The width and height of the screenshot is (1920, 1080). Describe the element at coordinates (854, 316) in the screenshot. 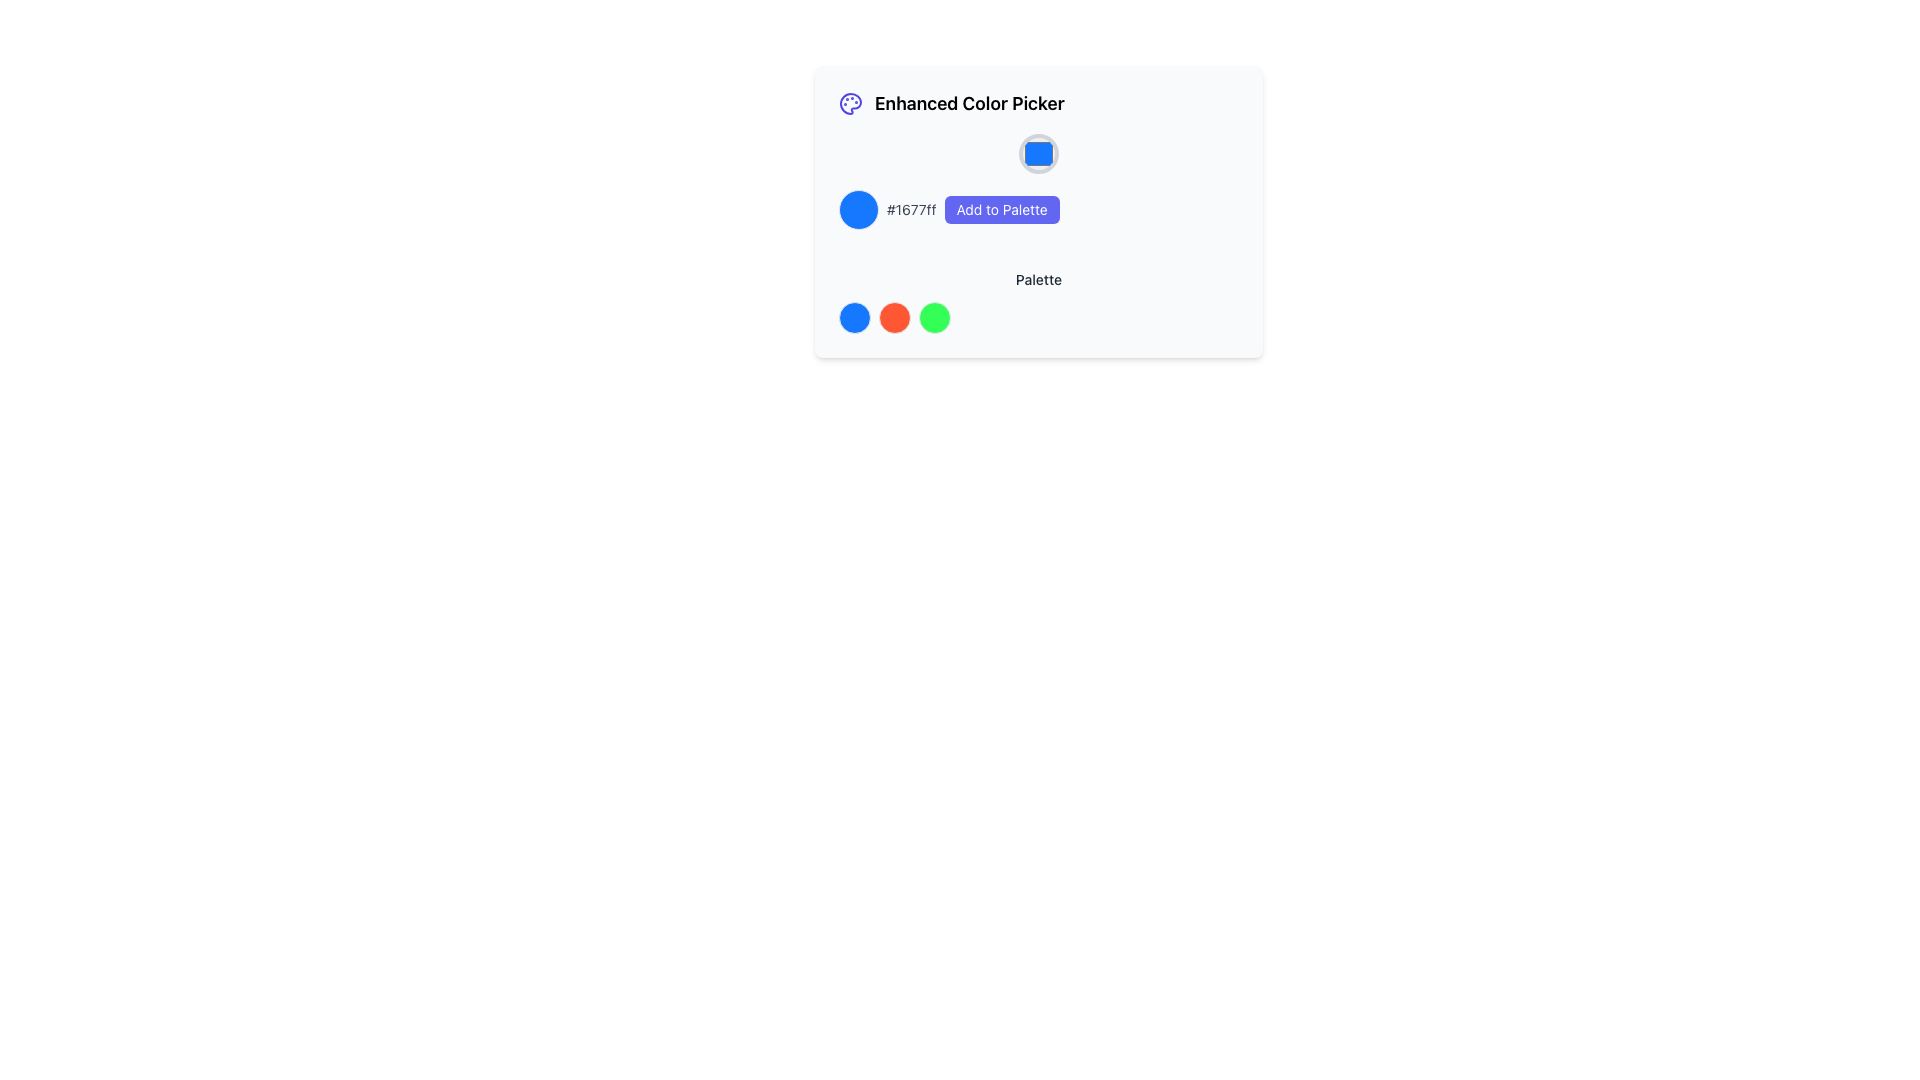

I see `the first selectable color circle with a blue fill and darker blue border located under the 'Palette' header in the 'Enhanced Color Picker' box` at that location.